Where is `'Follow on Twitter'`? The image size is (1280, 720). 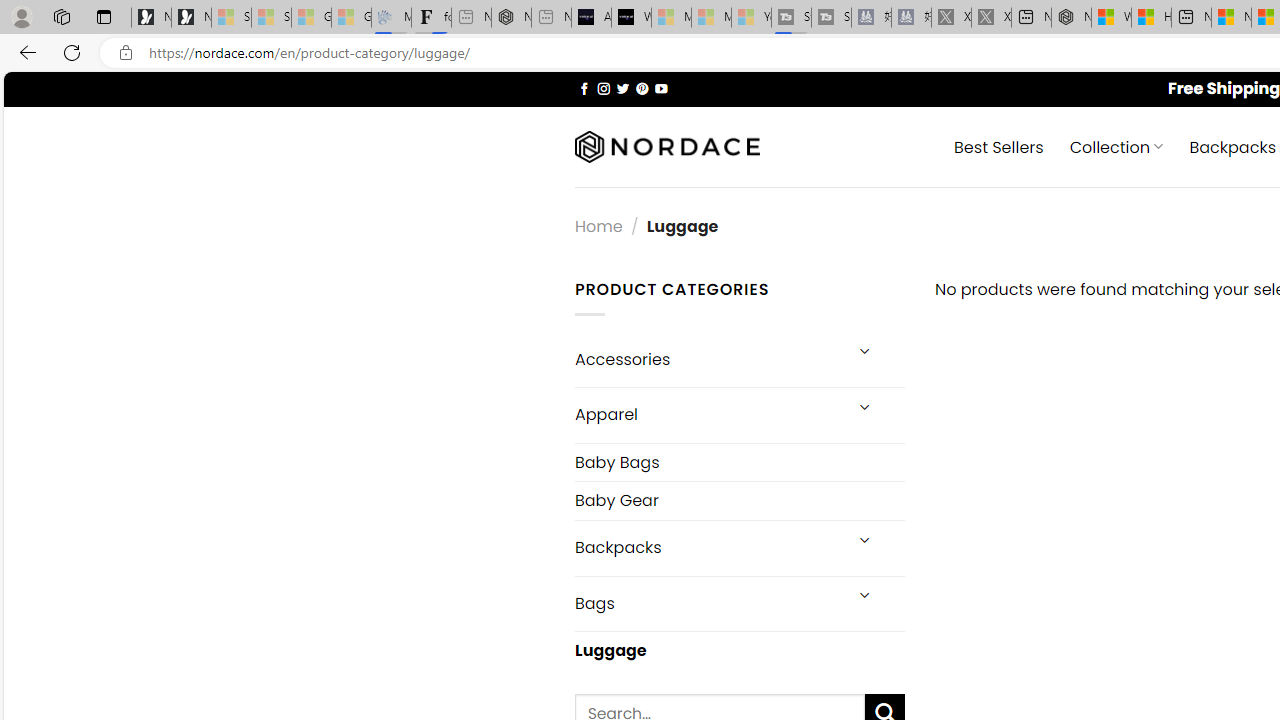
'Follow on Twitter' is located at coordinates (621, 87).